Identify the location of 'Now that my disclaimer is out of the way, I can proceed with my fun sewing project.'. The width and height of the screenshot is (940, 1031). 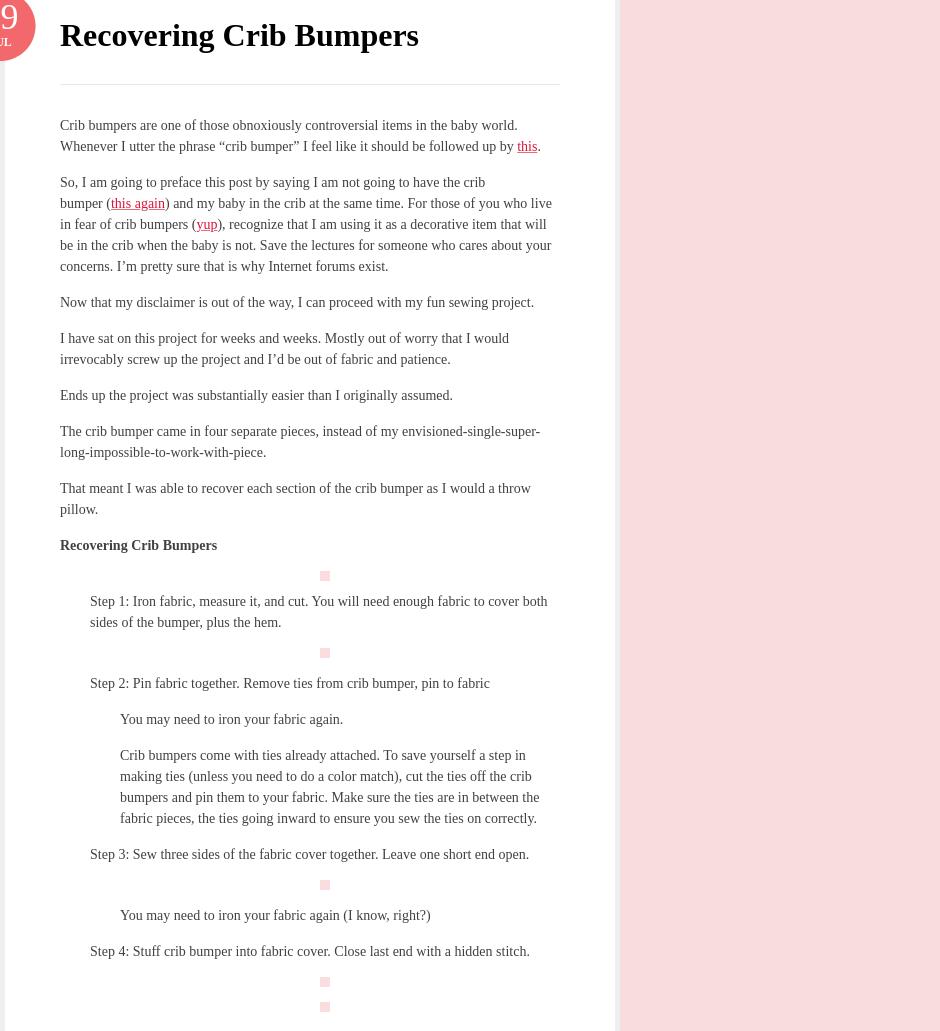
(296, 302).